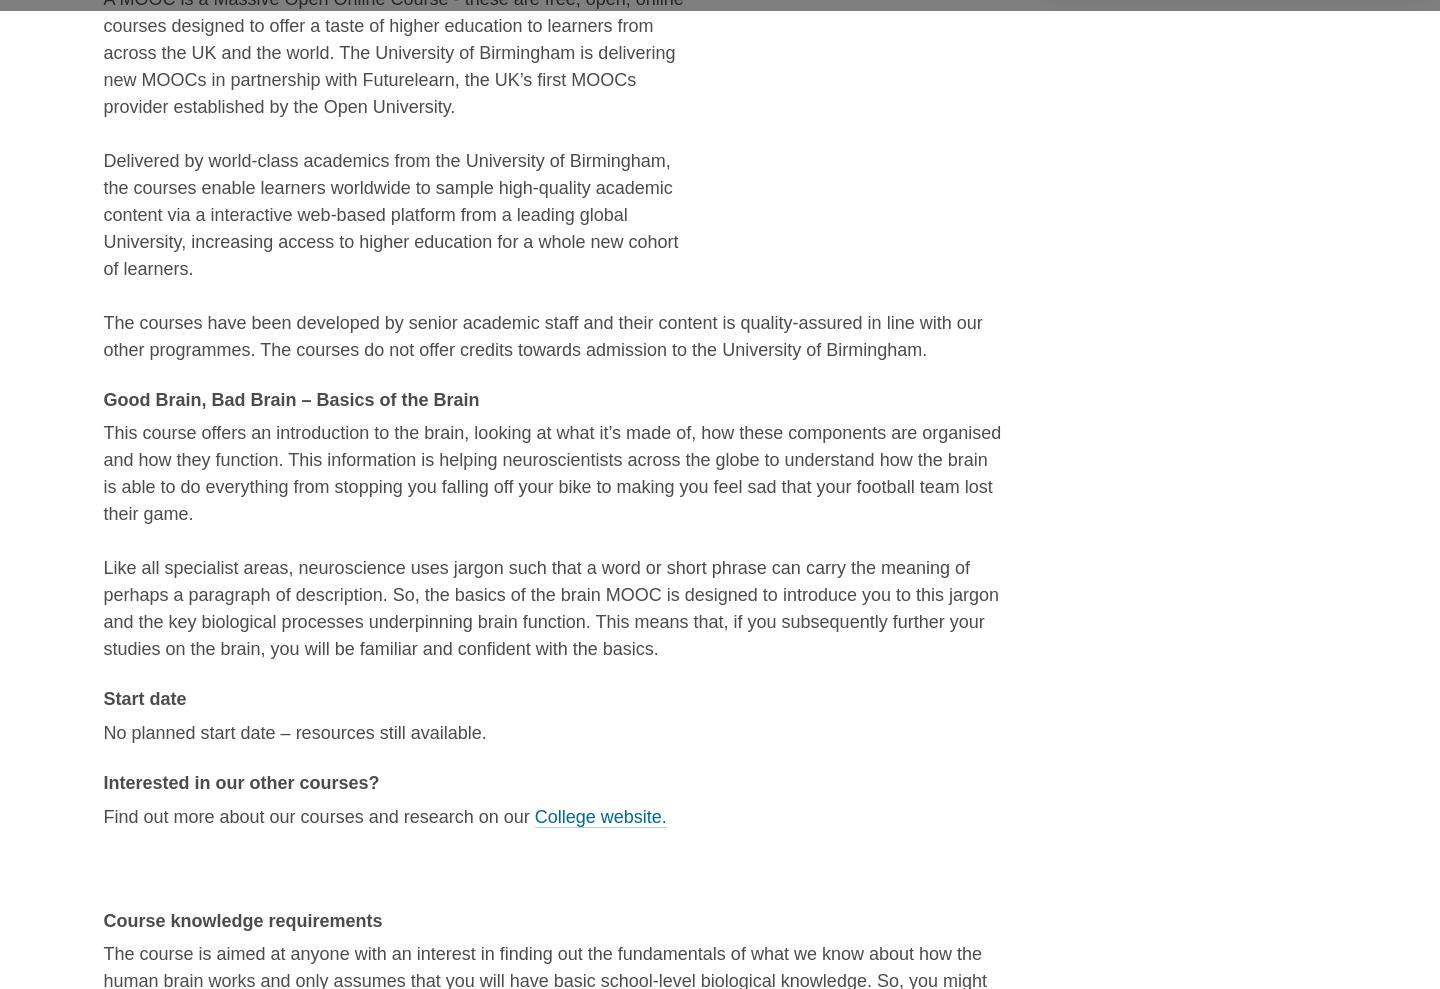 Image resolution: width=1440 pixels, height=989 pixels. What do you see at coordinates (102, 334) in the screenshot?
I see `'The courses have been developed by senior academic staff and their content is quality-assured in line with our other programmes. The courses do not offer credits towards admission to the University of Birmingham.'` at bounding box center [102, 334].